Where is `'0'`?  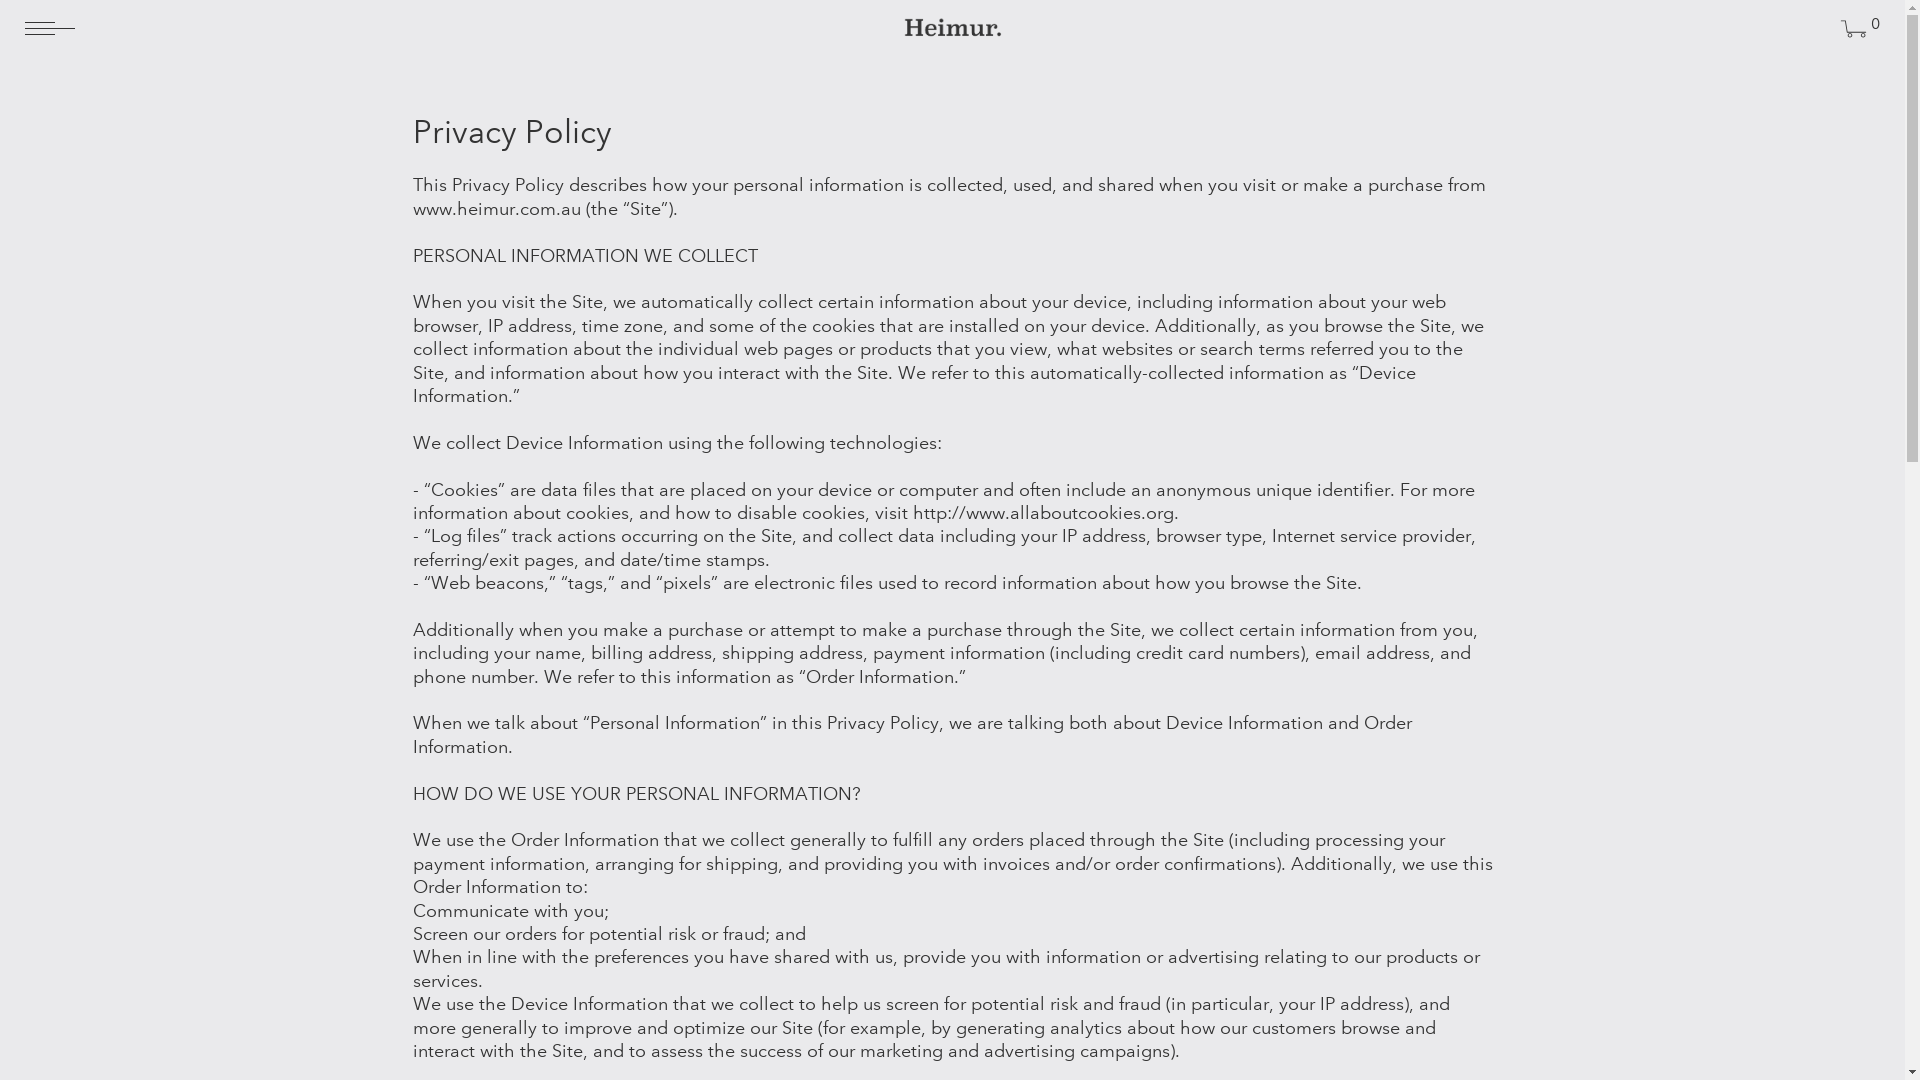 '0' is located at coordinates (1853, 31).